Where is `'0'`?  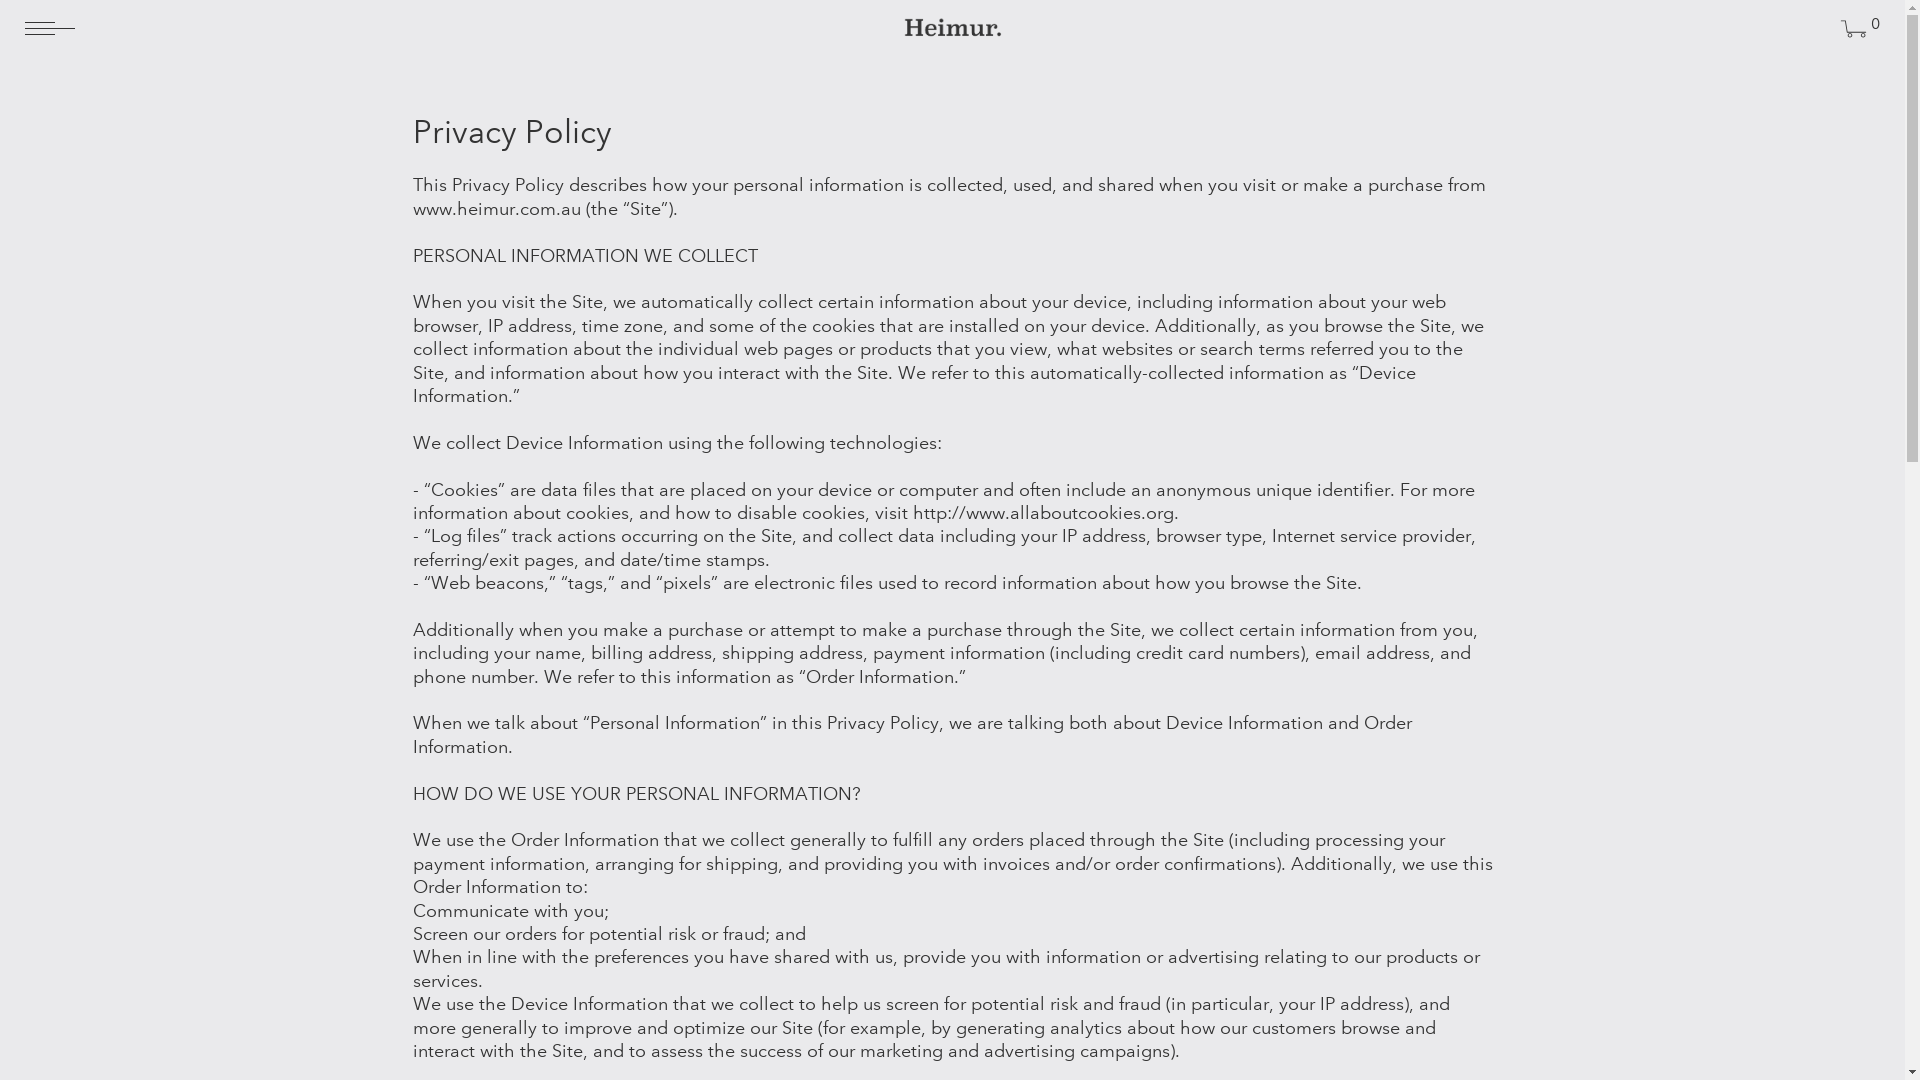 '0' is located at coordinates (1853, 31).